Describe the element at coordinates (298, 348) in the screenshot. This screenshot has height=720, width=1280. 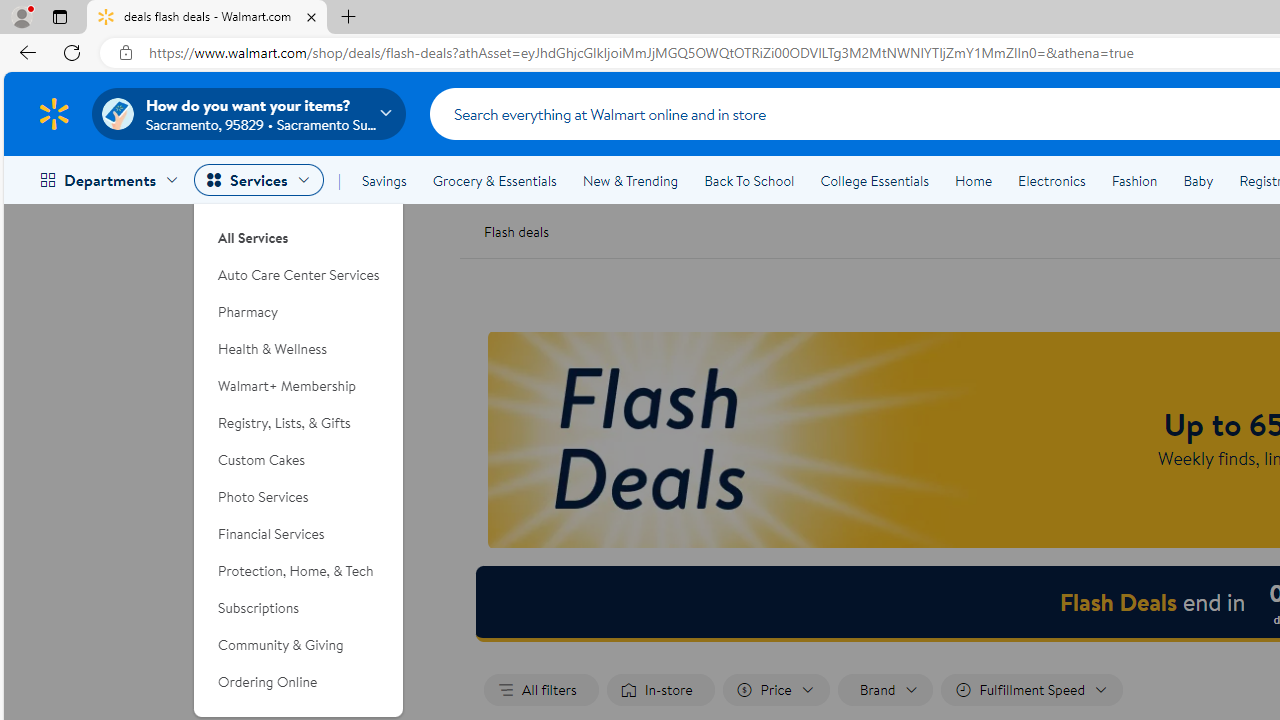
I see `'Health & Wellness'` at that location.